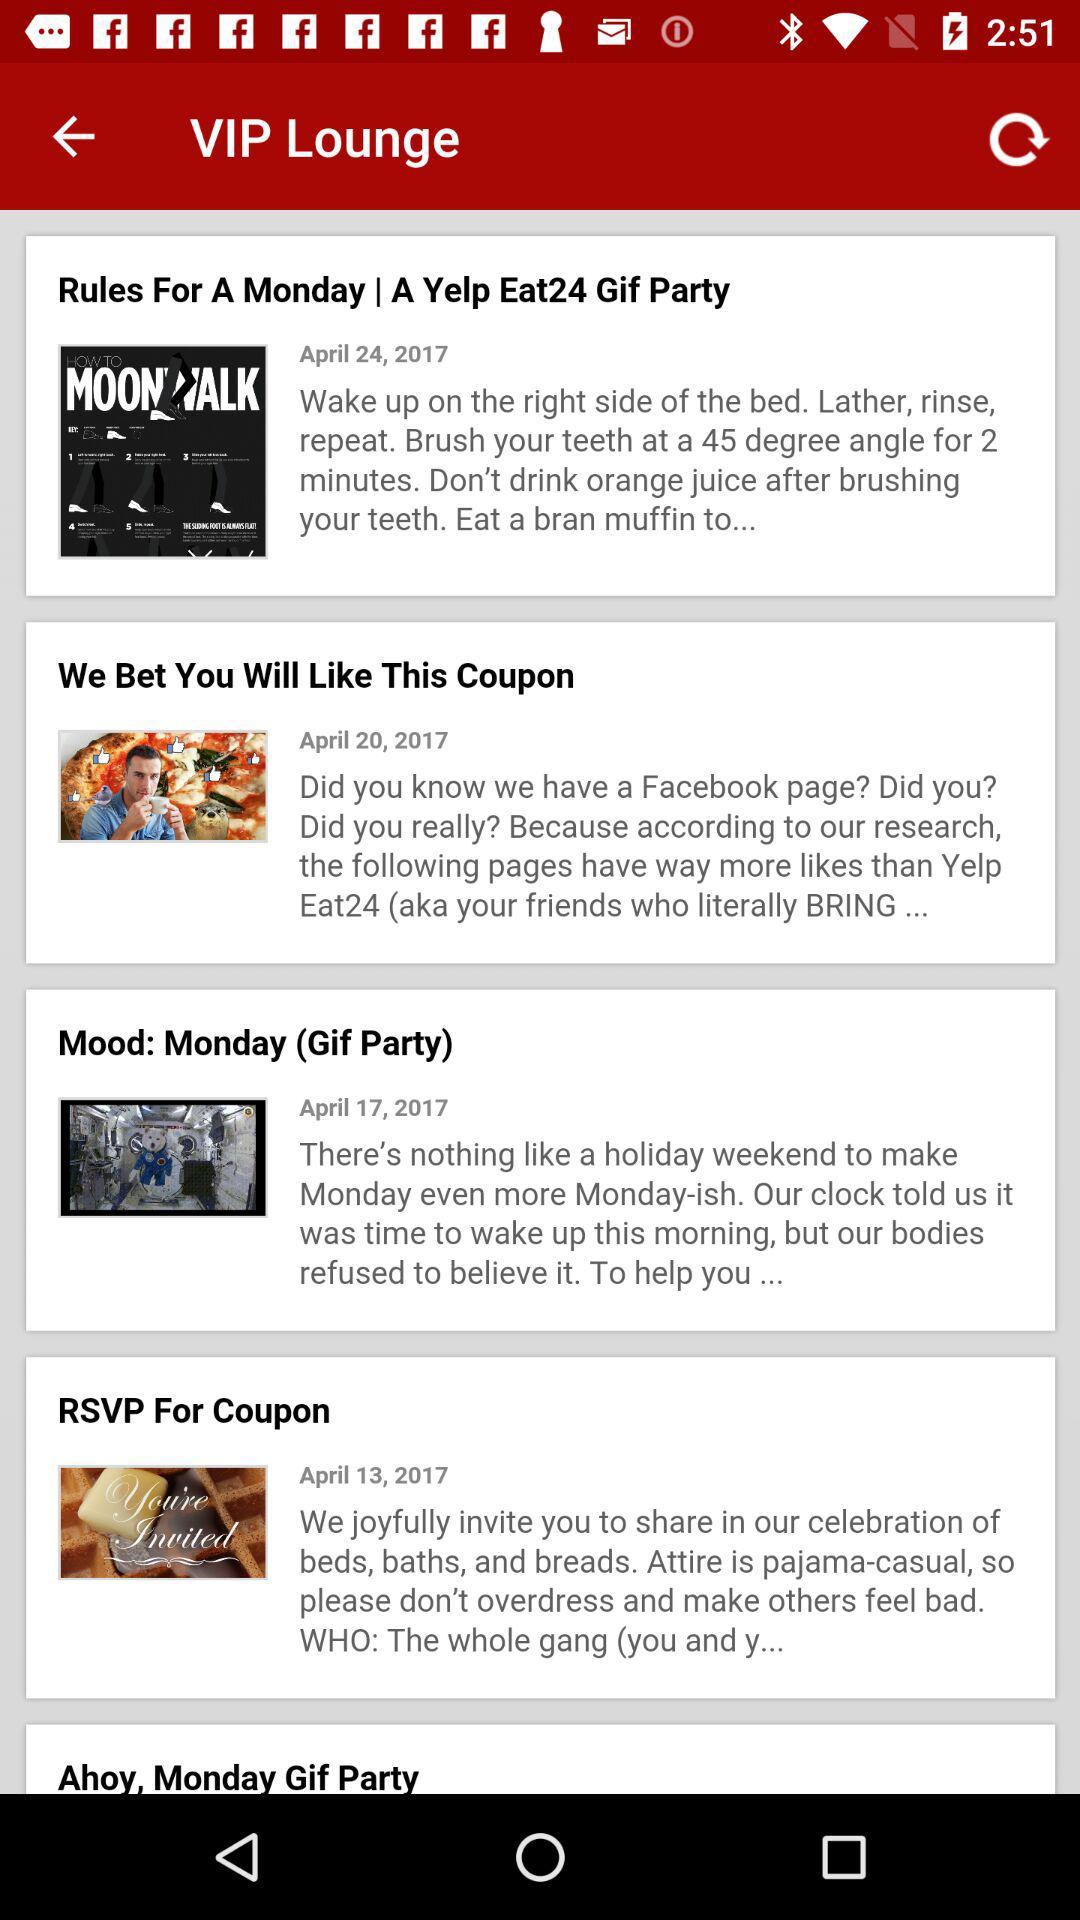 The image size is (1080, 1920). I want to click on coupon, so click(540, 1002).